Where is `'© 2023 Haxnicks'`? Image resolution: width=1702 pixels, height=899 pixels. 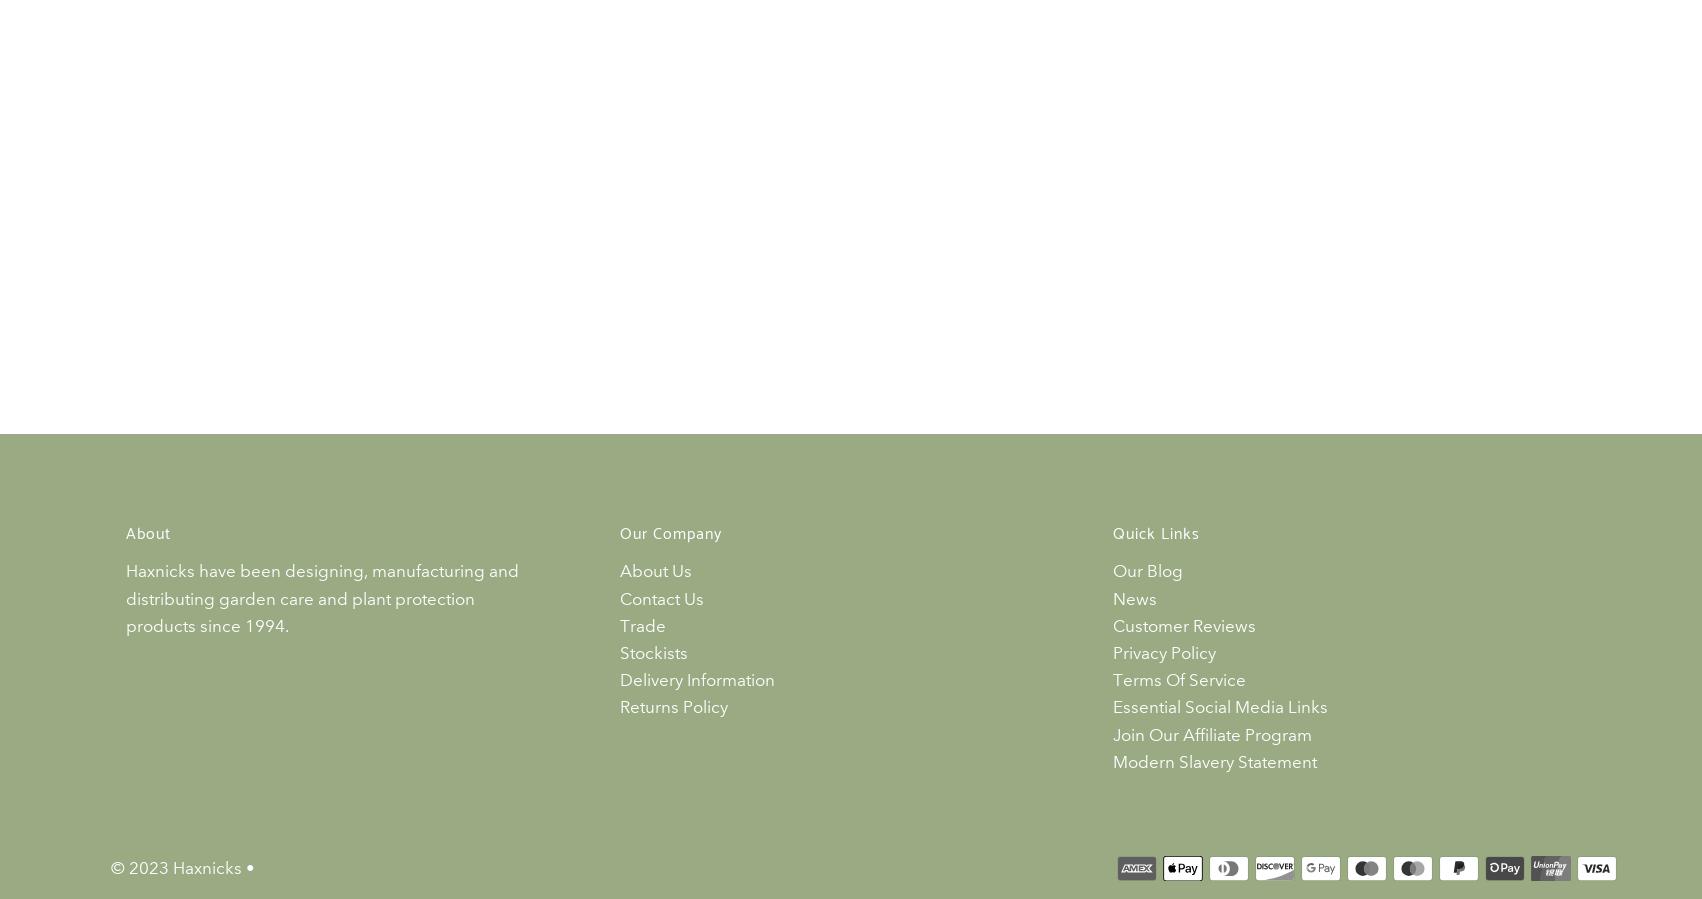 '© 2023 Haxnicks' is located at coordinates (175, 868).